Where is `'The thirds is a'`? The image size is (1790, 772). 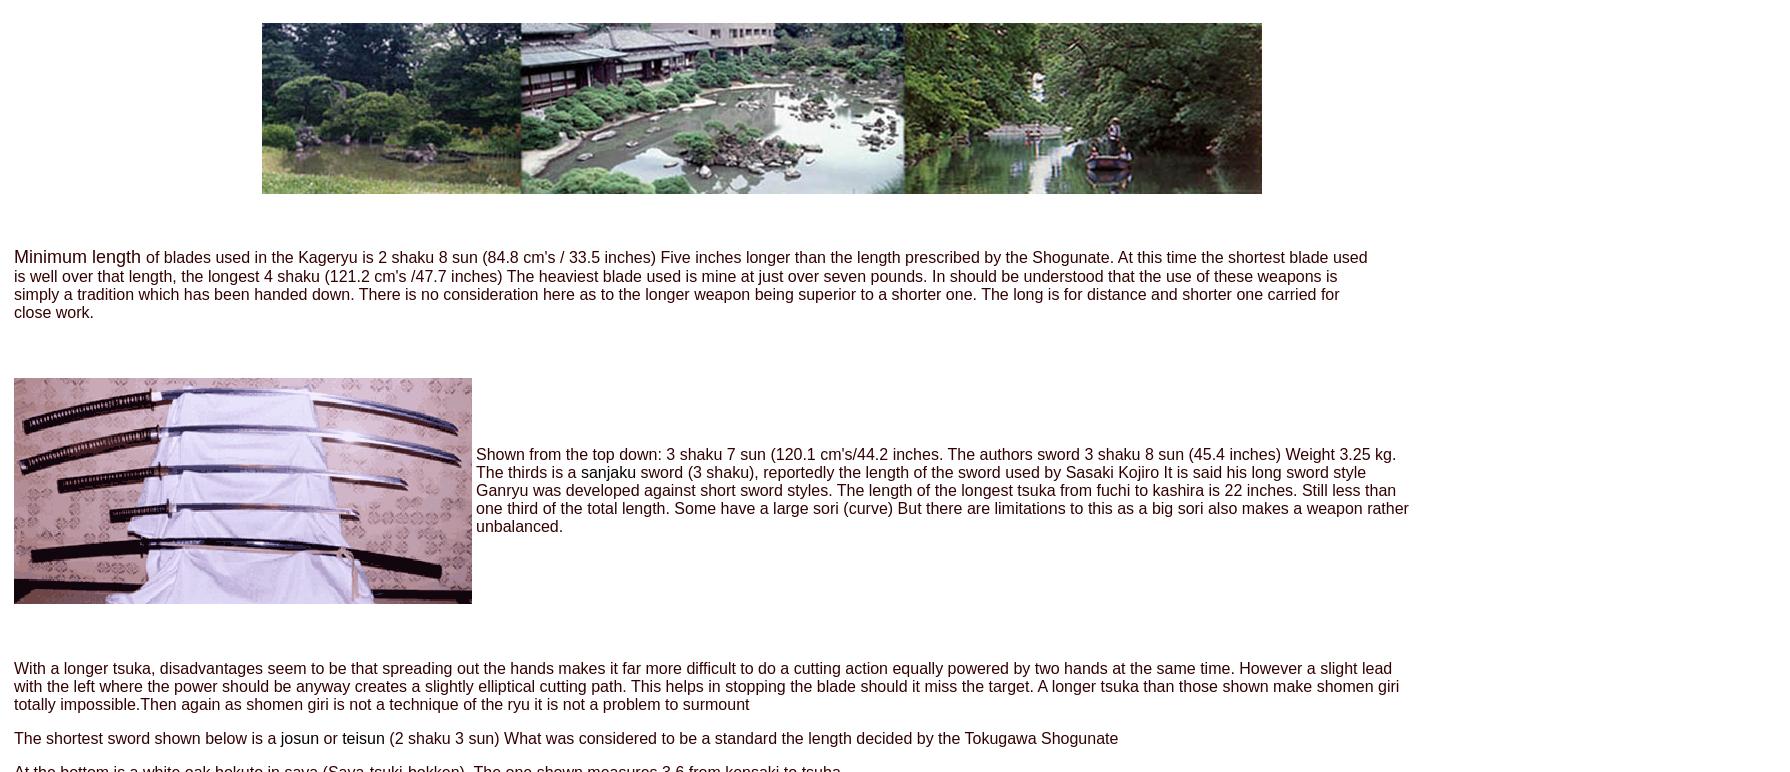 'The thirds is a' is located at coordinates (527, 471).